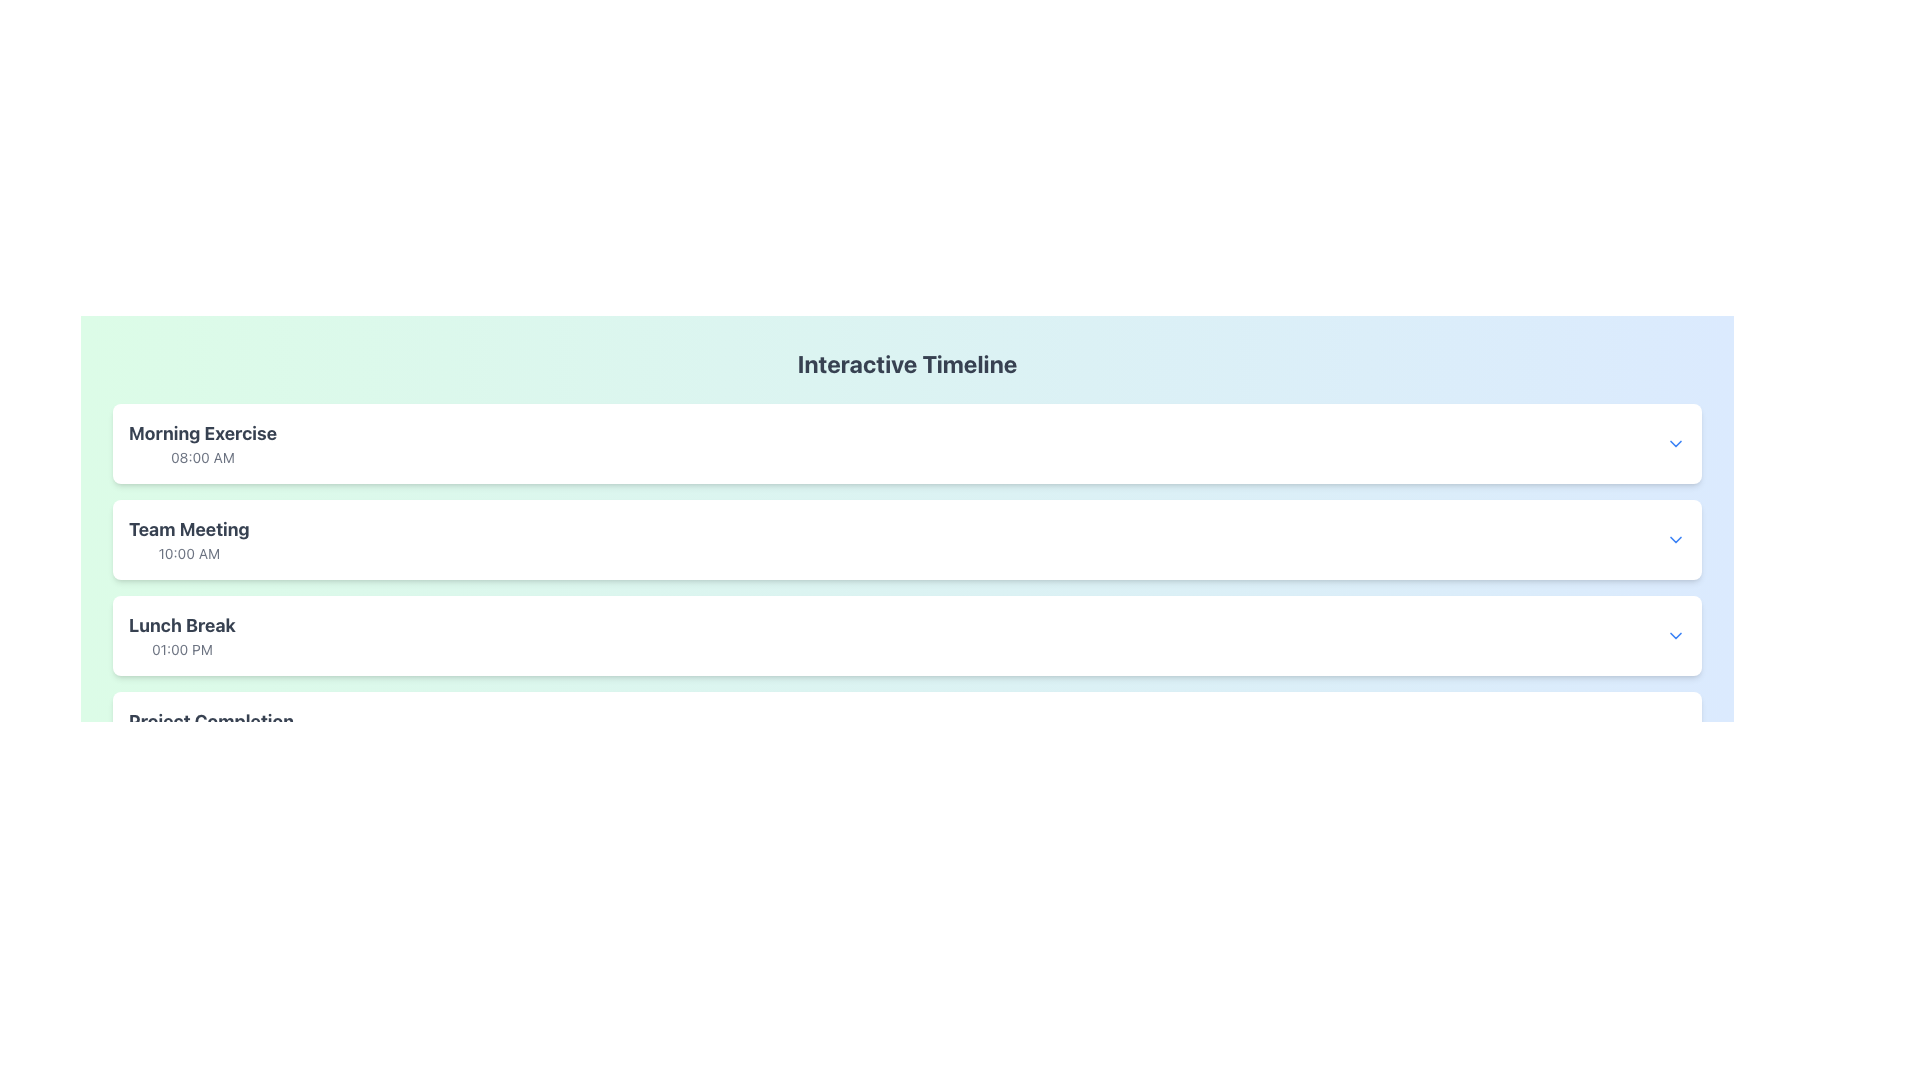 The height and width of the screenshot is (1080, 1920). I want to click on the blue button with a downward-facing chevron icon located at the far-right side of the 'Lunch Break' section, so click(1675, 636).